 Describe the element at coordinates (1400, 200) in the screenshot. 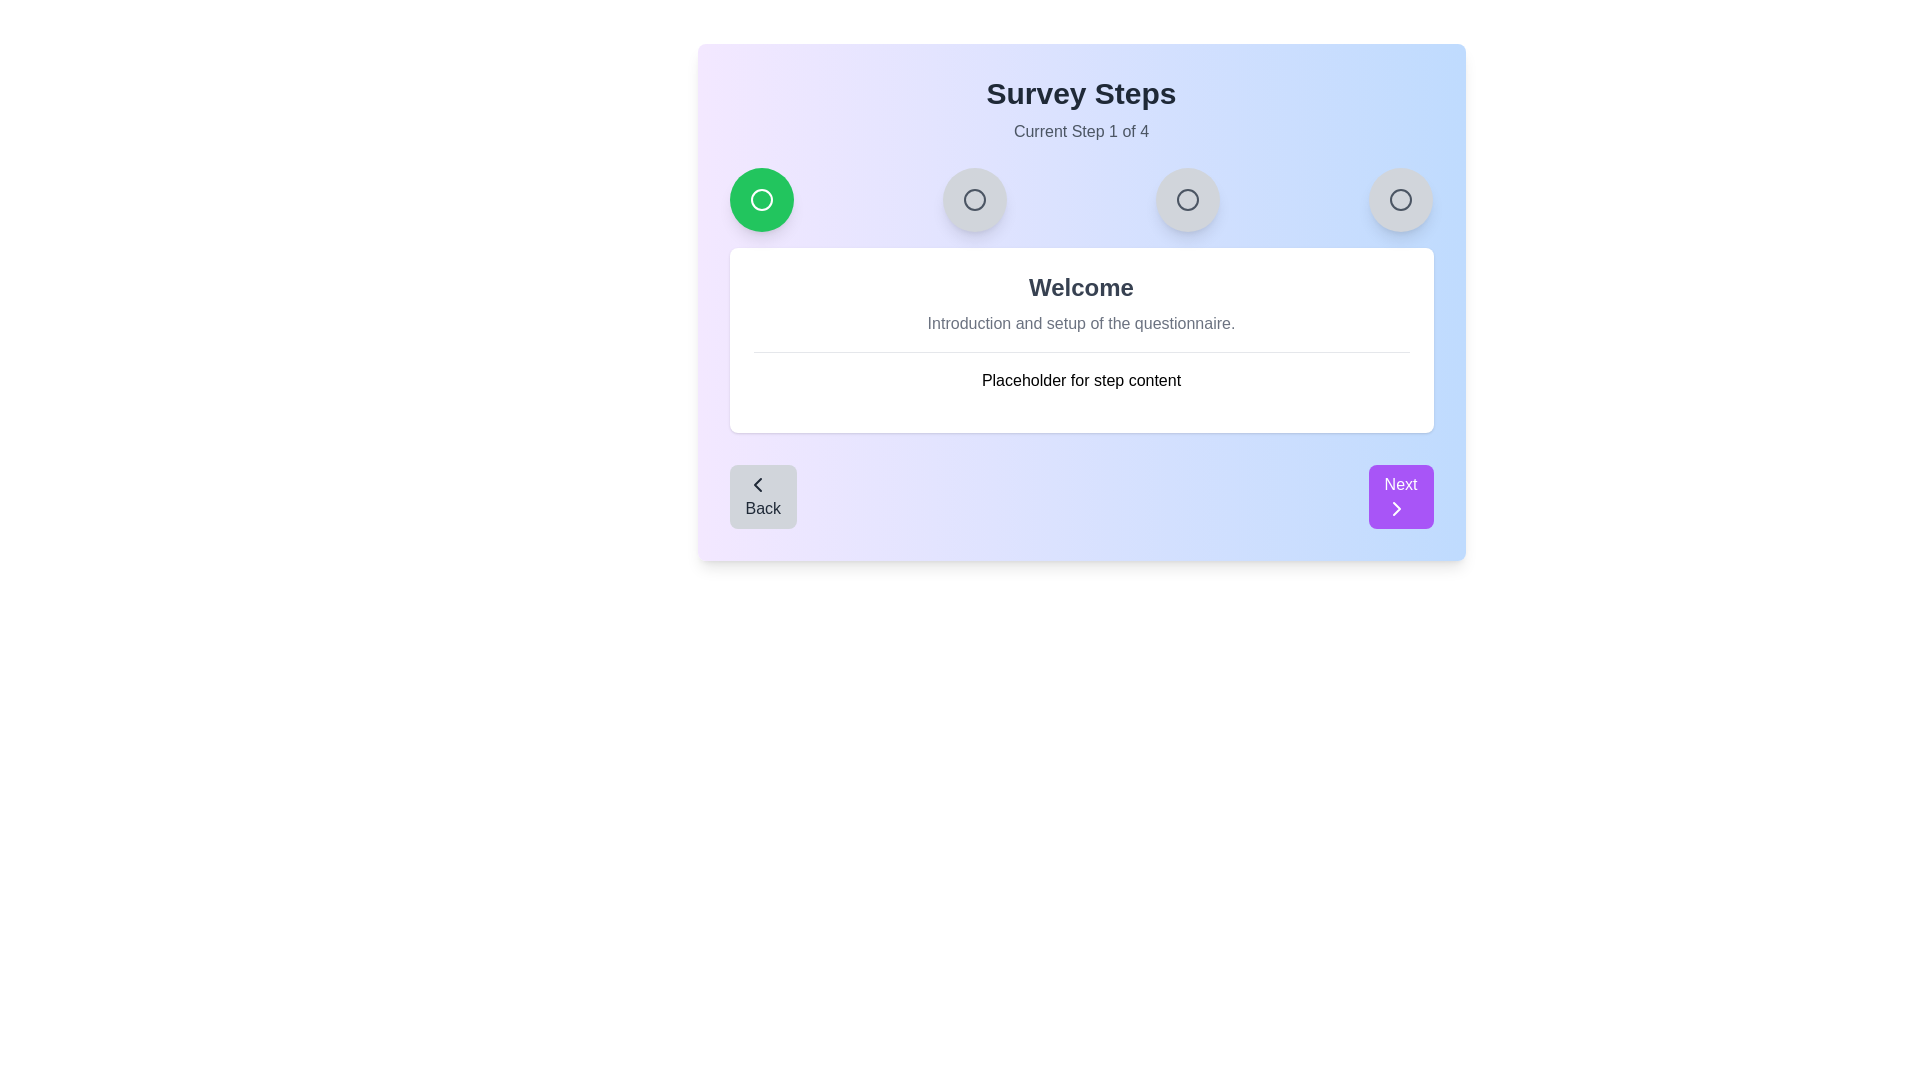

I see `the rightmost circular icon within the button` at that location.